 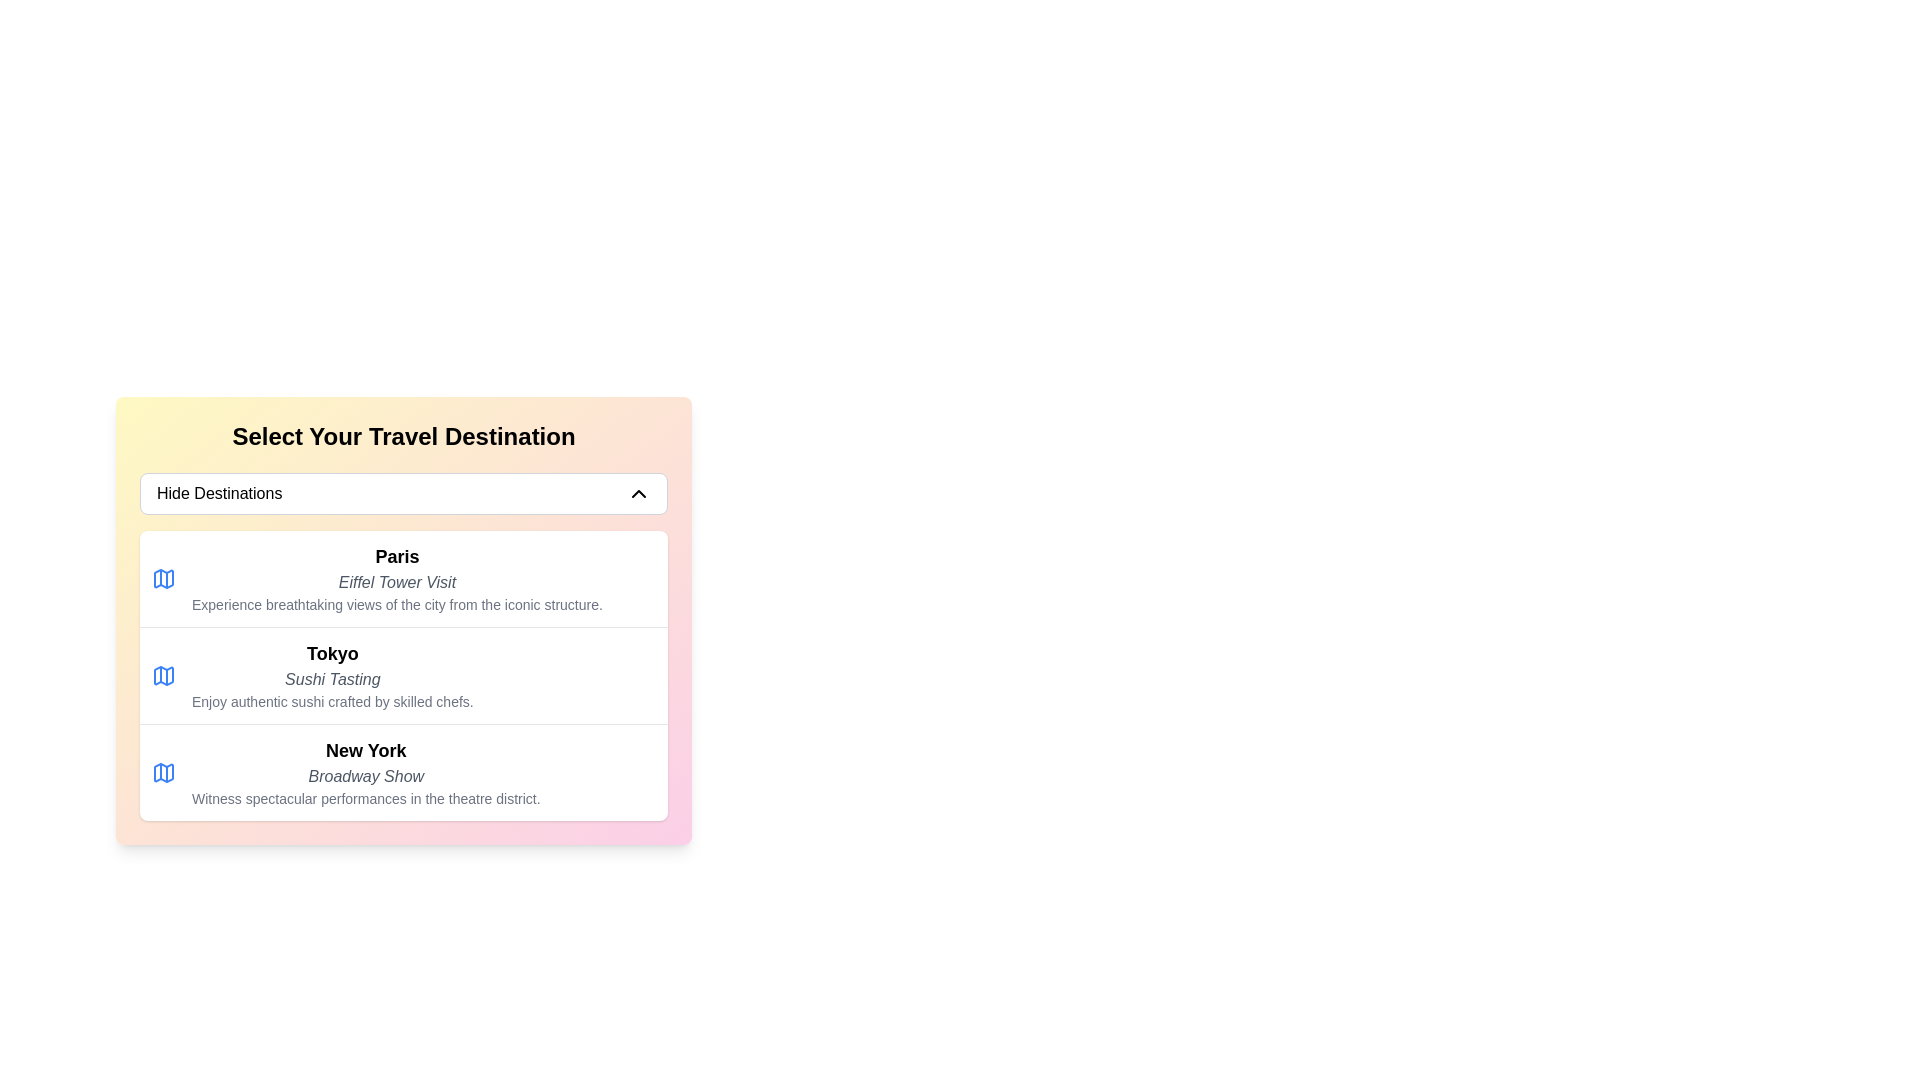 I want to click on the text element that describes the culinary experience for the Tokyo travel destination, located directly below the 'Sushi Tasting' subtitle in the 'Tokyo' section, so click(x=332, y=701).